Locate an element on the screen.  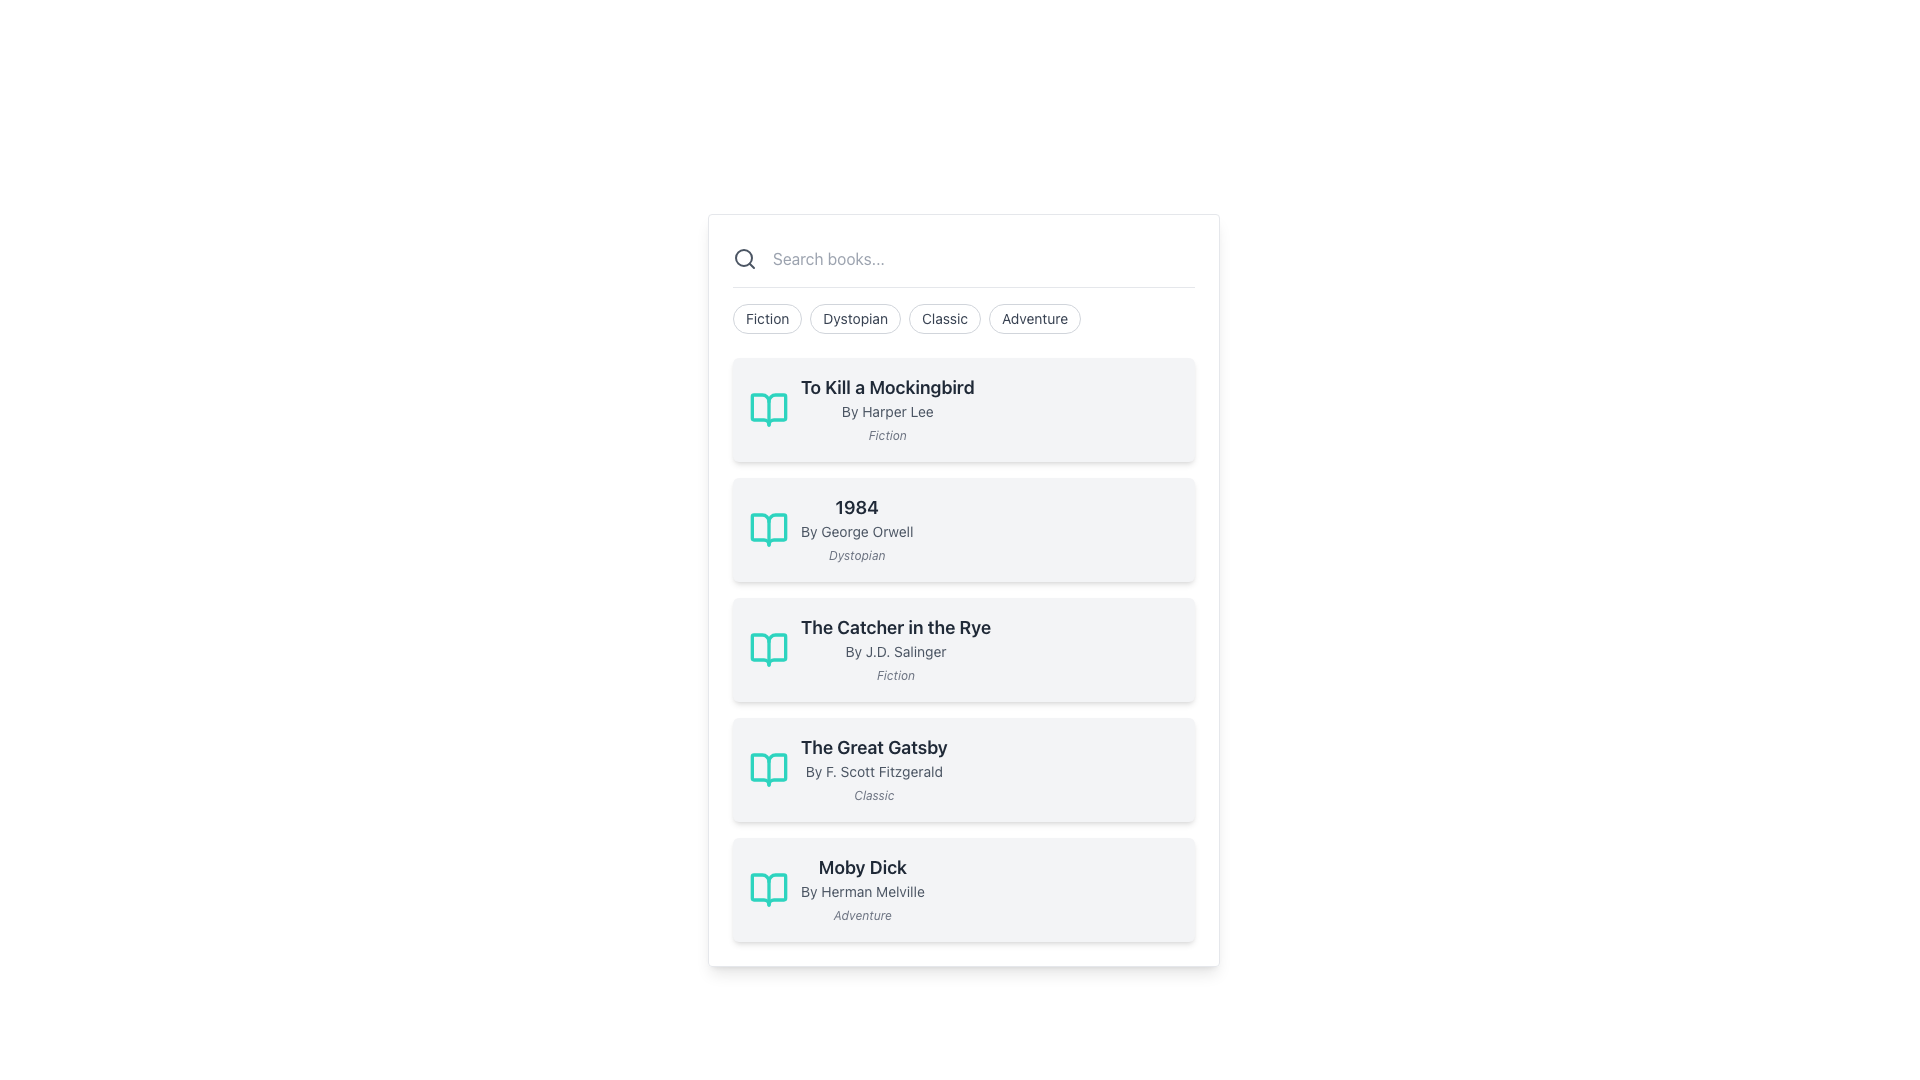
the pill-shaped button labeled 'Dystopian' with a white background and gray border to apply the filter is located at coordinates (855, 318).